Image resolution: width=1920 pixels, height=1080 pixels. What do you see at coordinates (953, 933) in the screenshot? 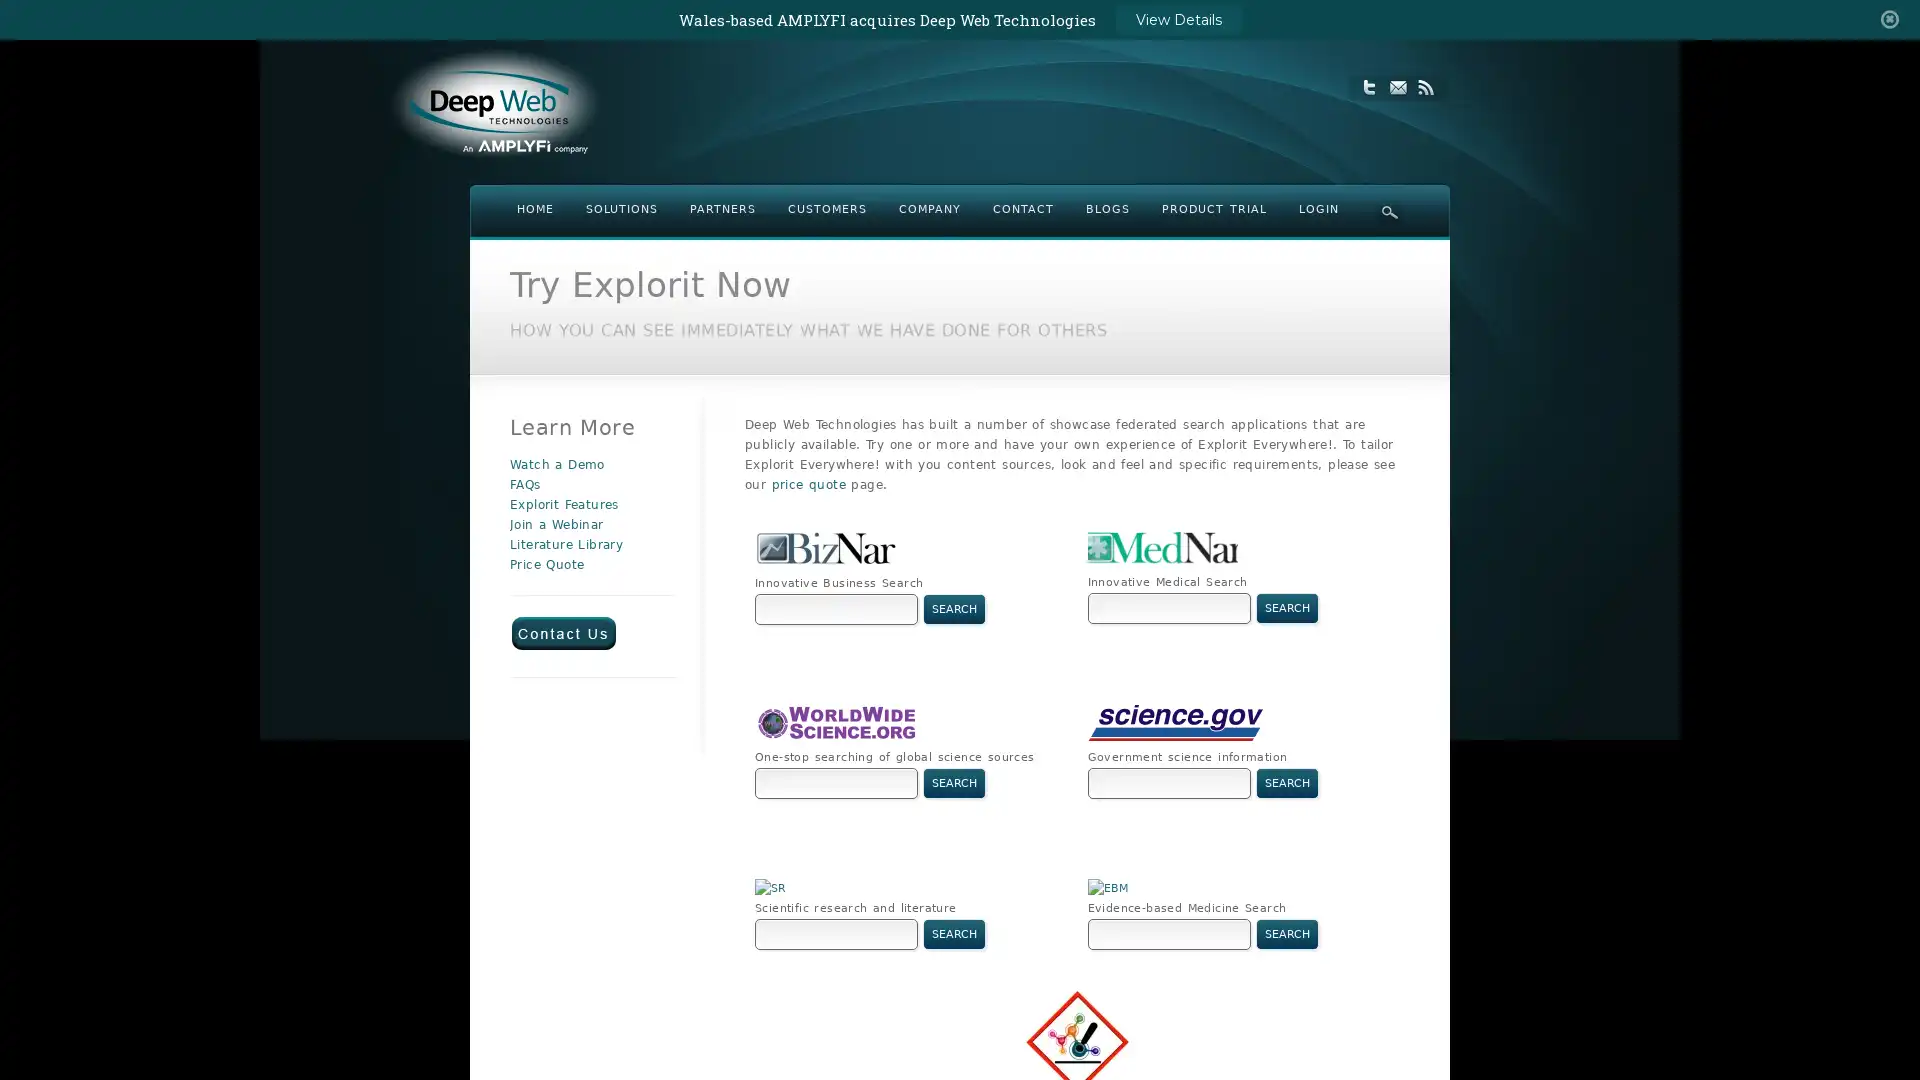
I see `Search` at bounding box center [953, 933].